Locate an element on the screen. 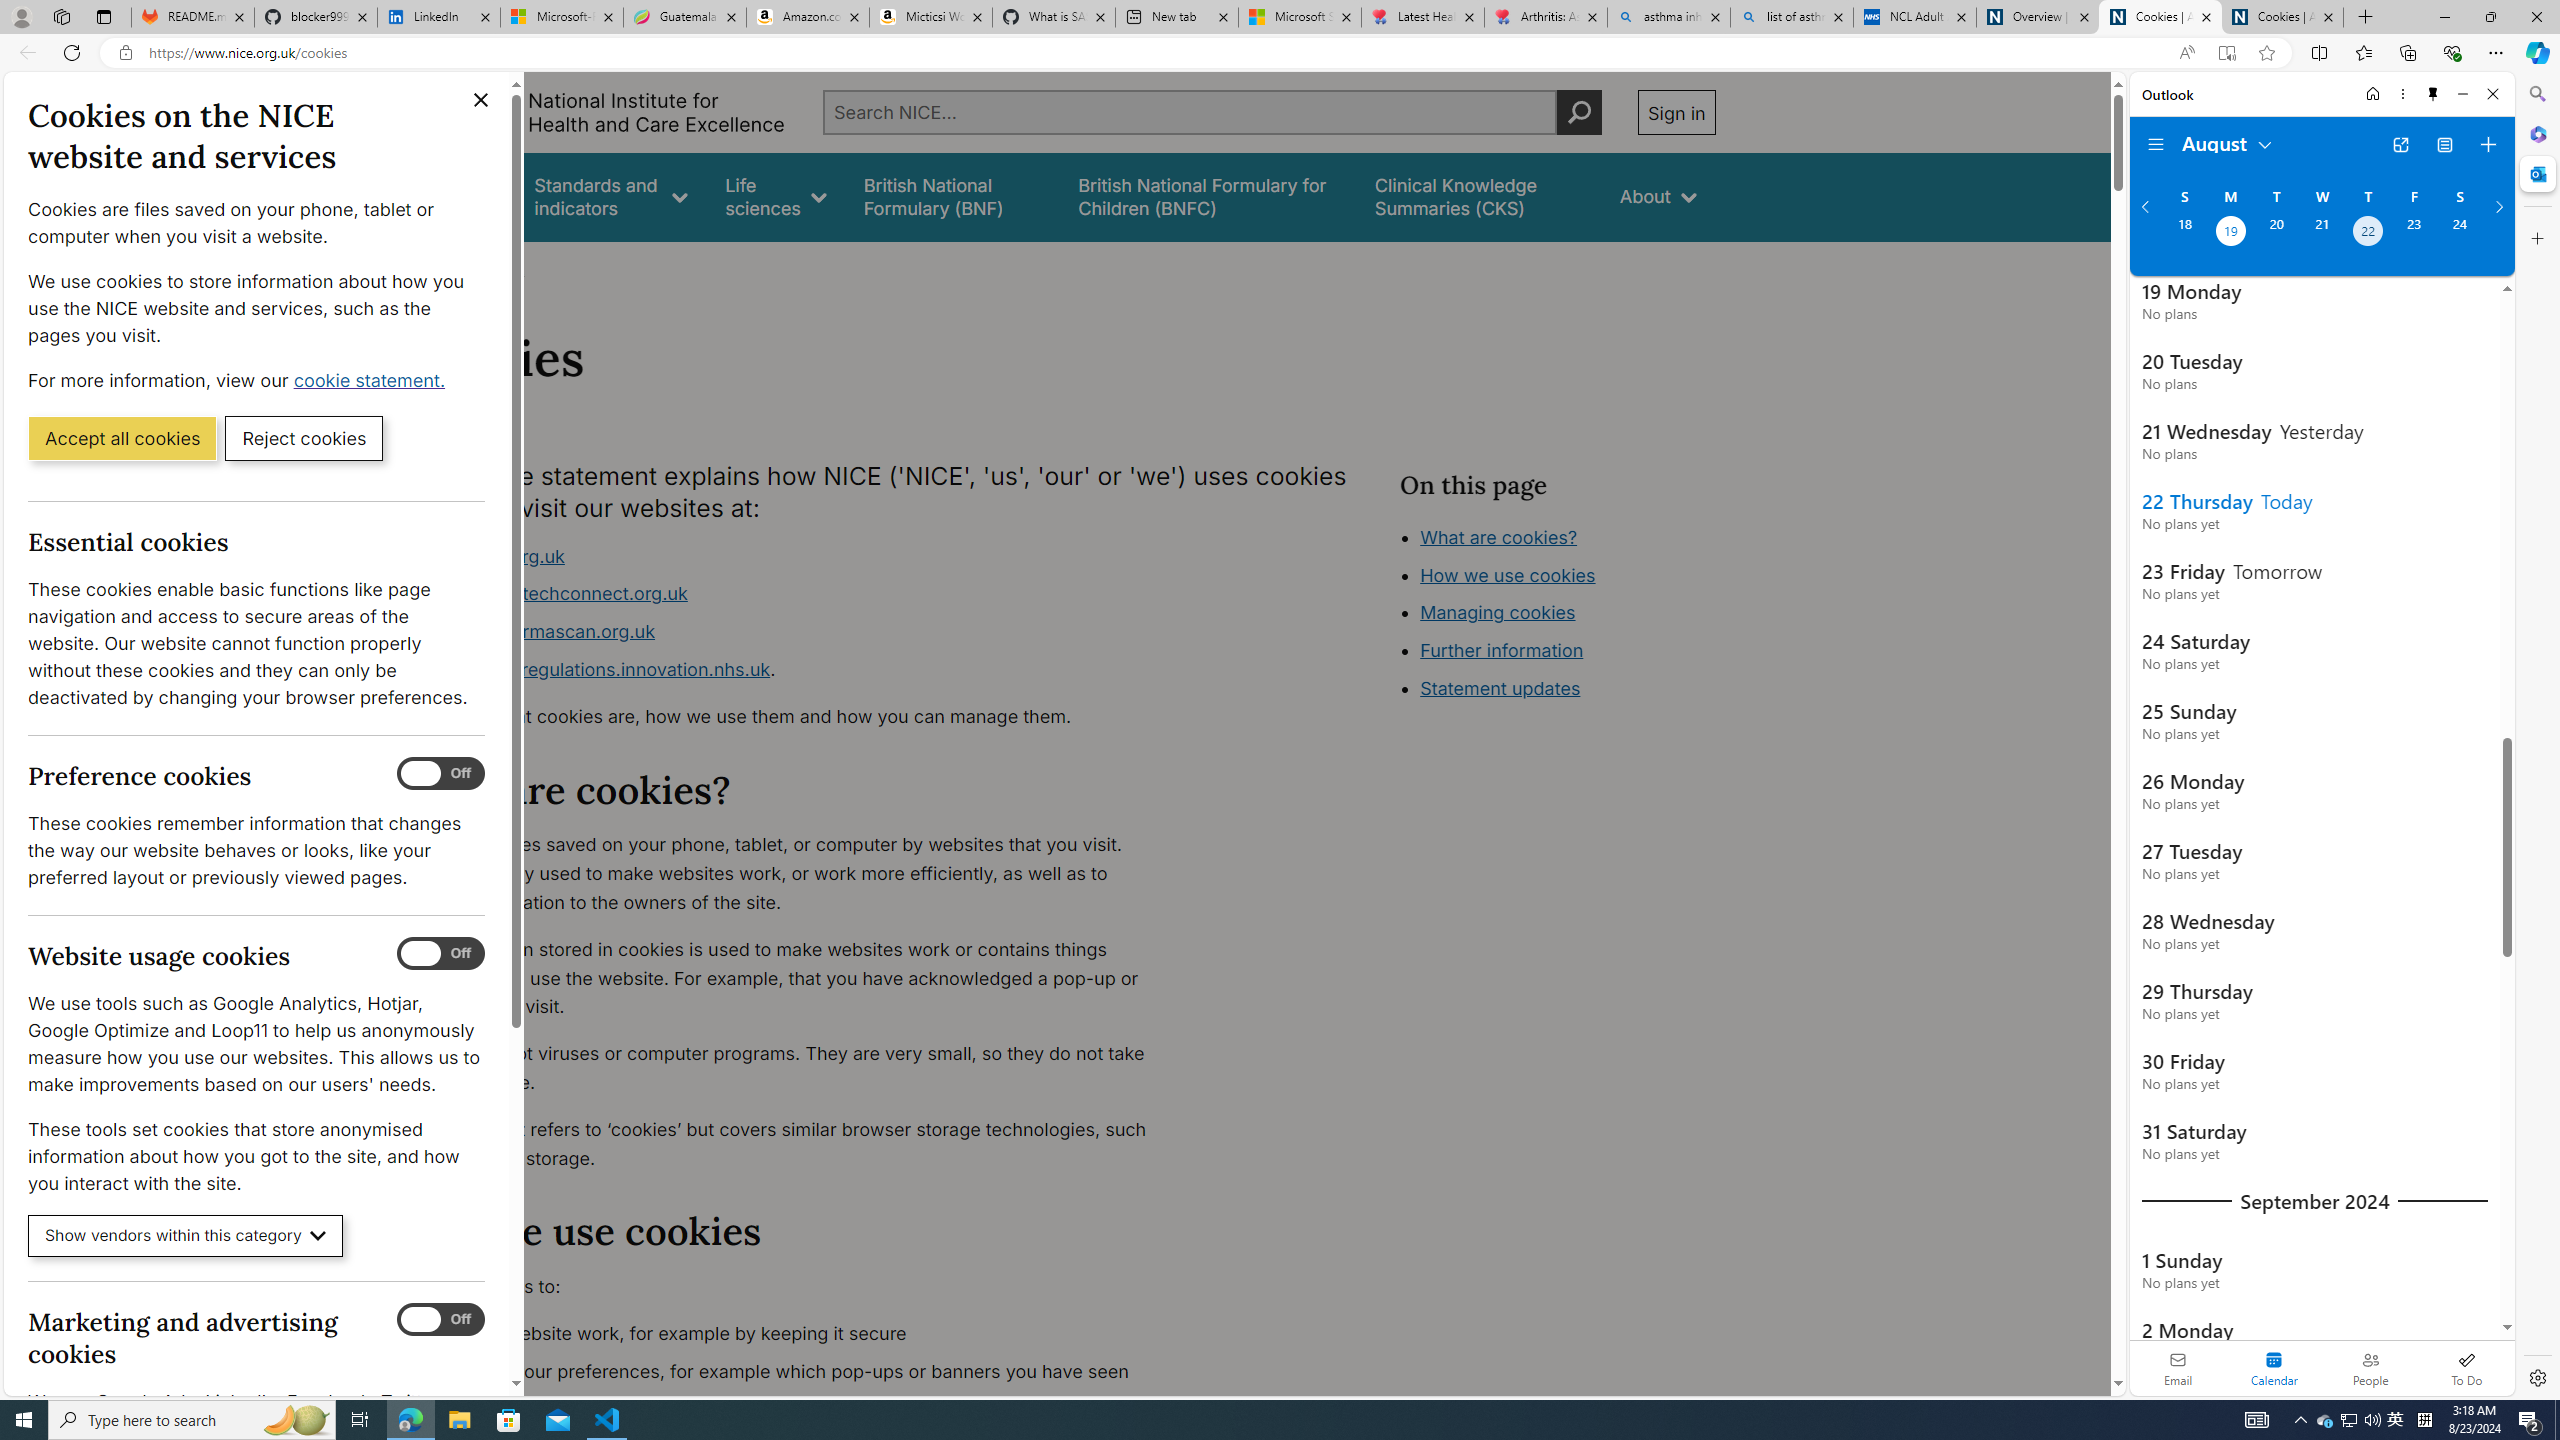  'www.ukpharmascan.org.uk' is located at coordinates (537, 631).